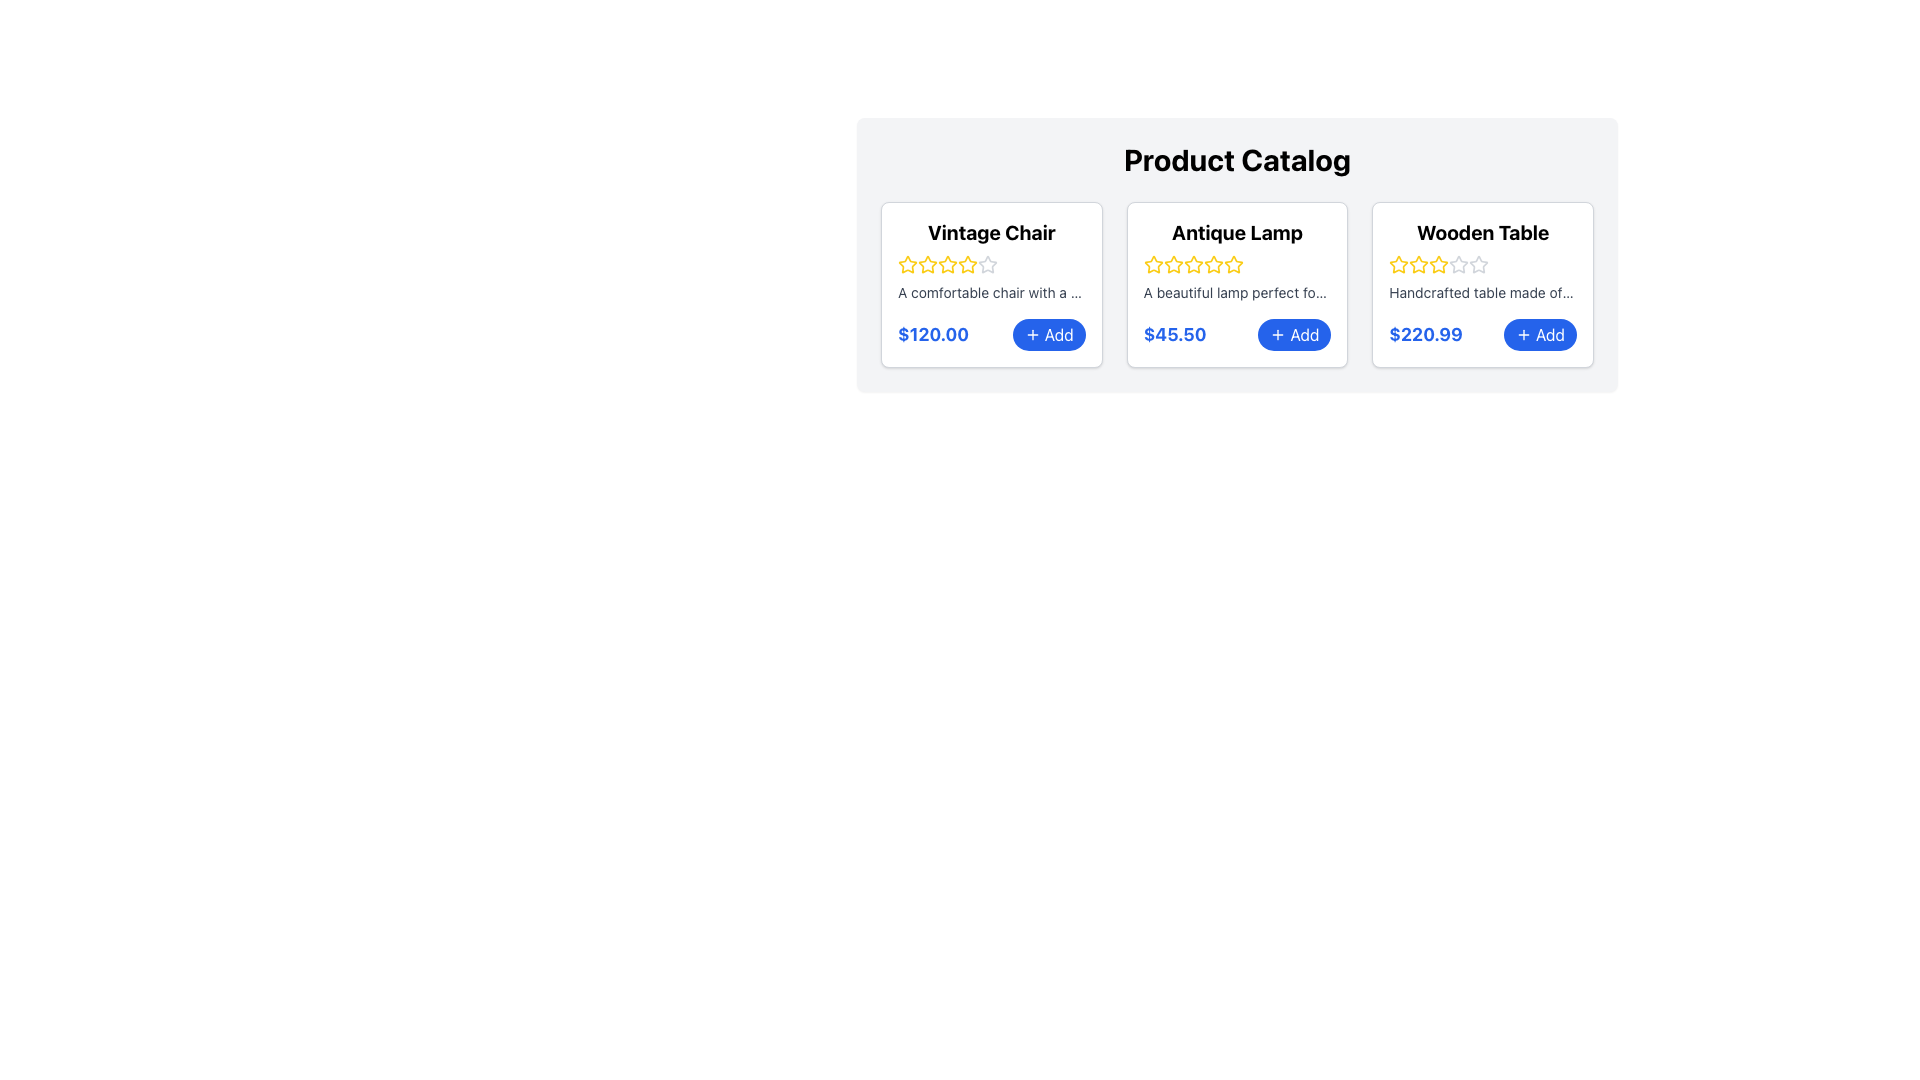  Describe the element at coordinates (991, 285) in the screenshot. I see `the first product card in the product catalog` at that location.